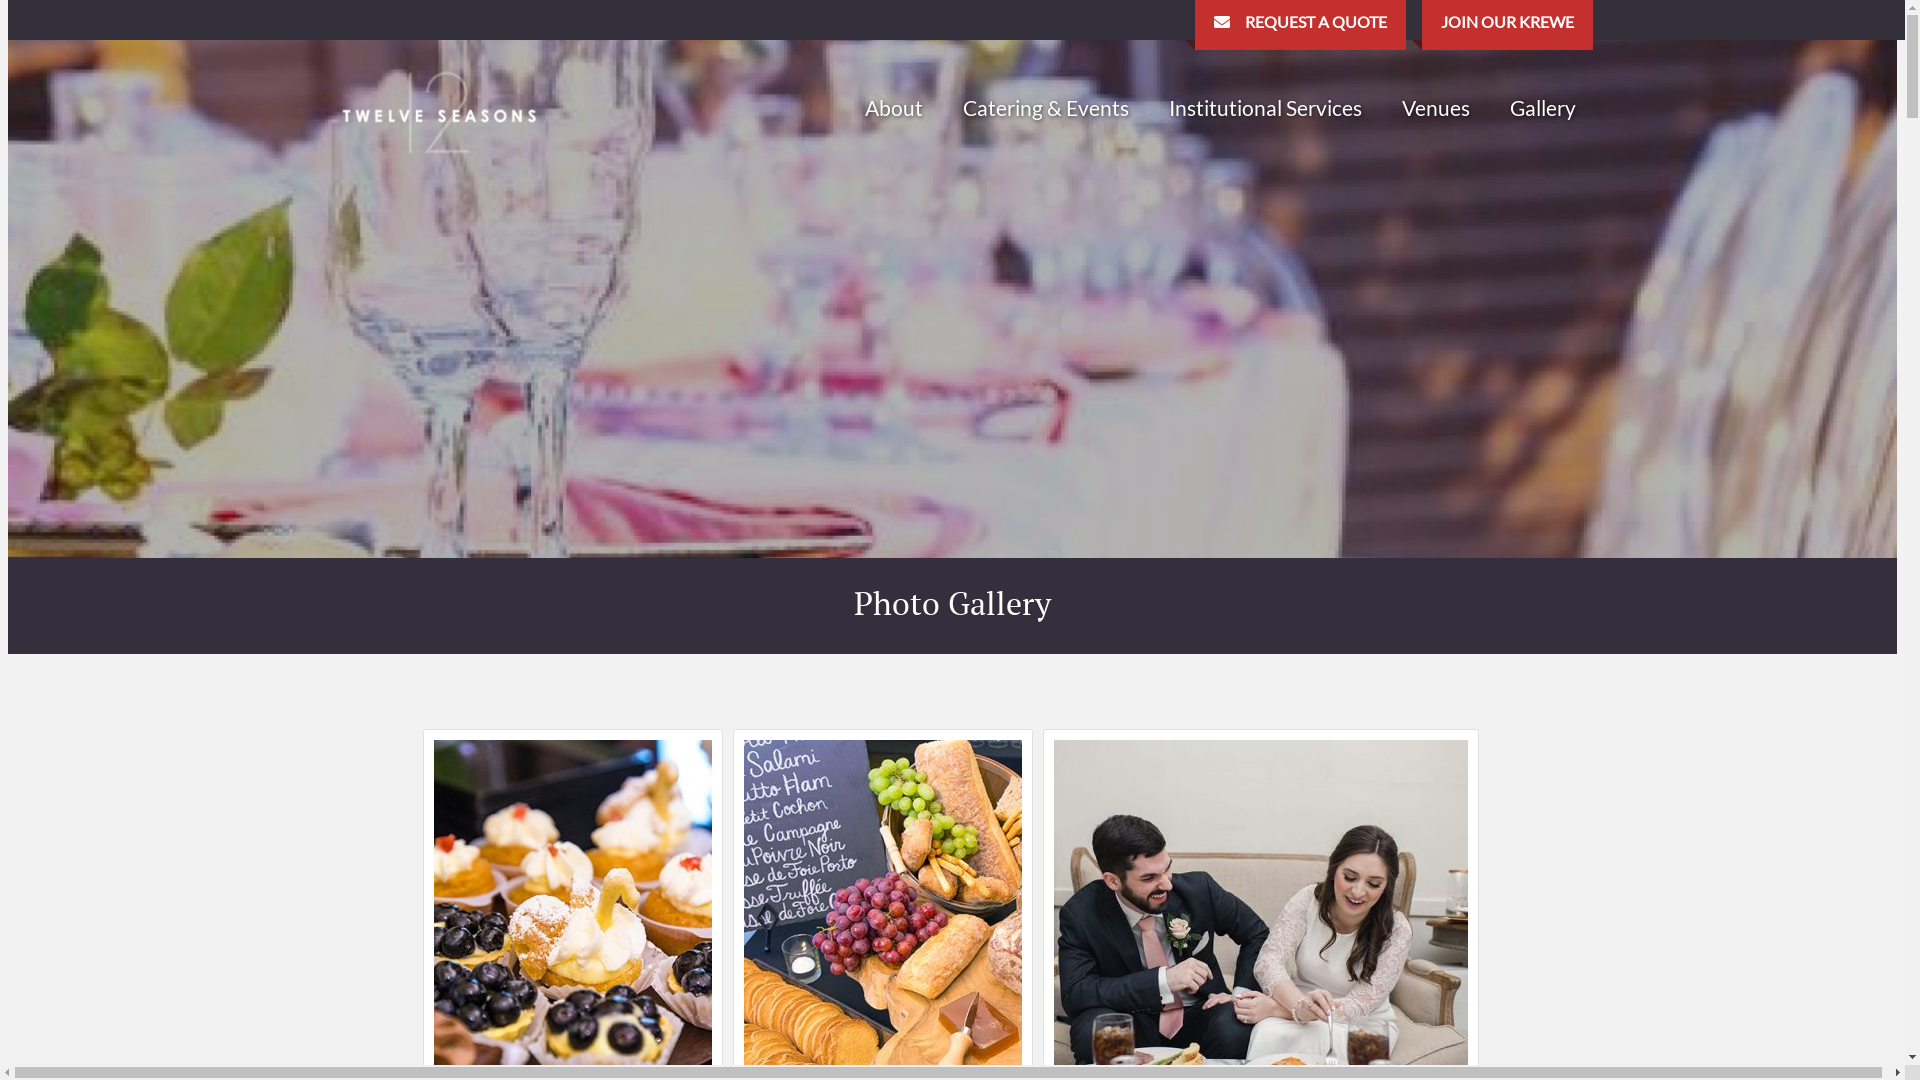  Describe the element at coordinates (1434, 108) in the screenshot. I see `'Venues'` at that location.